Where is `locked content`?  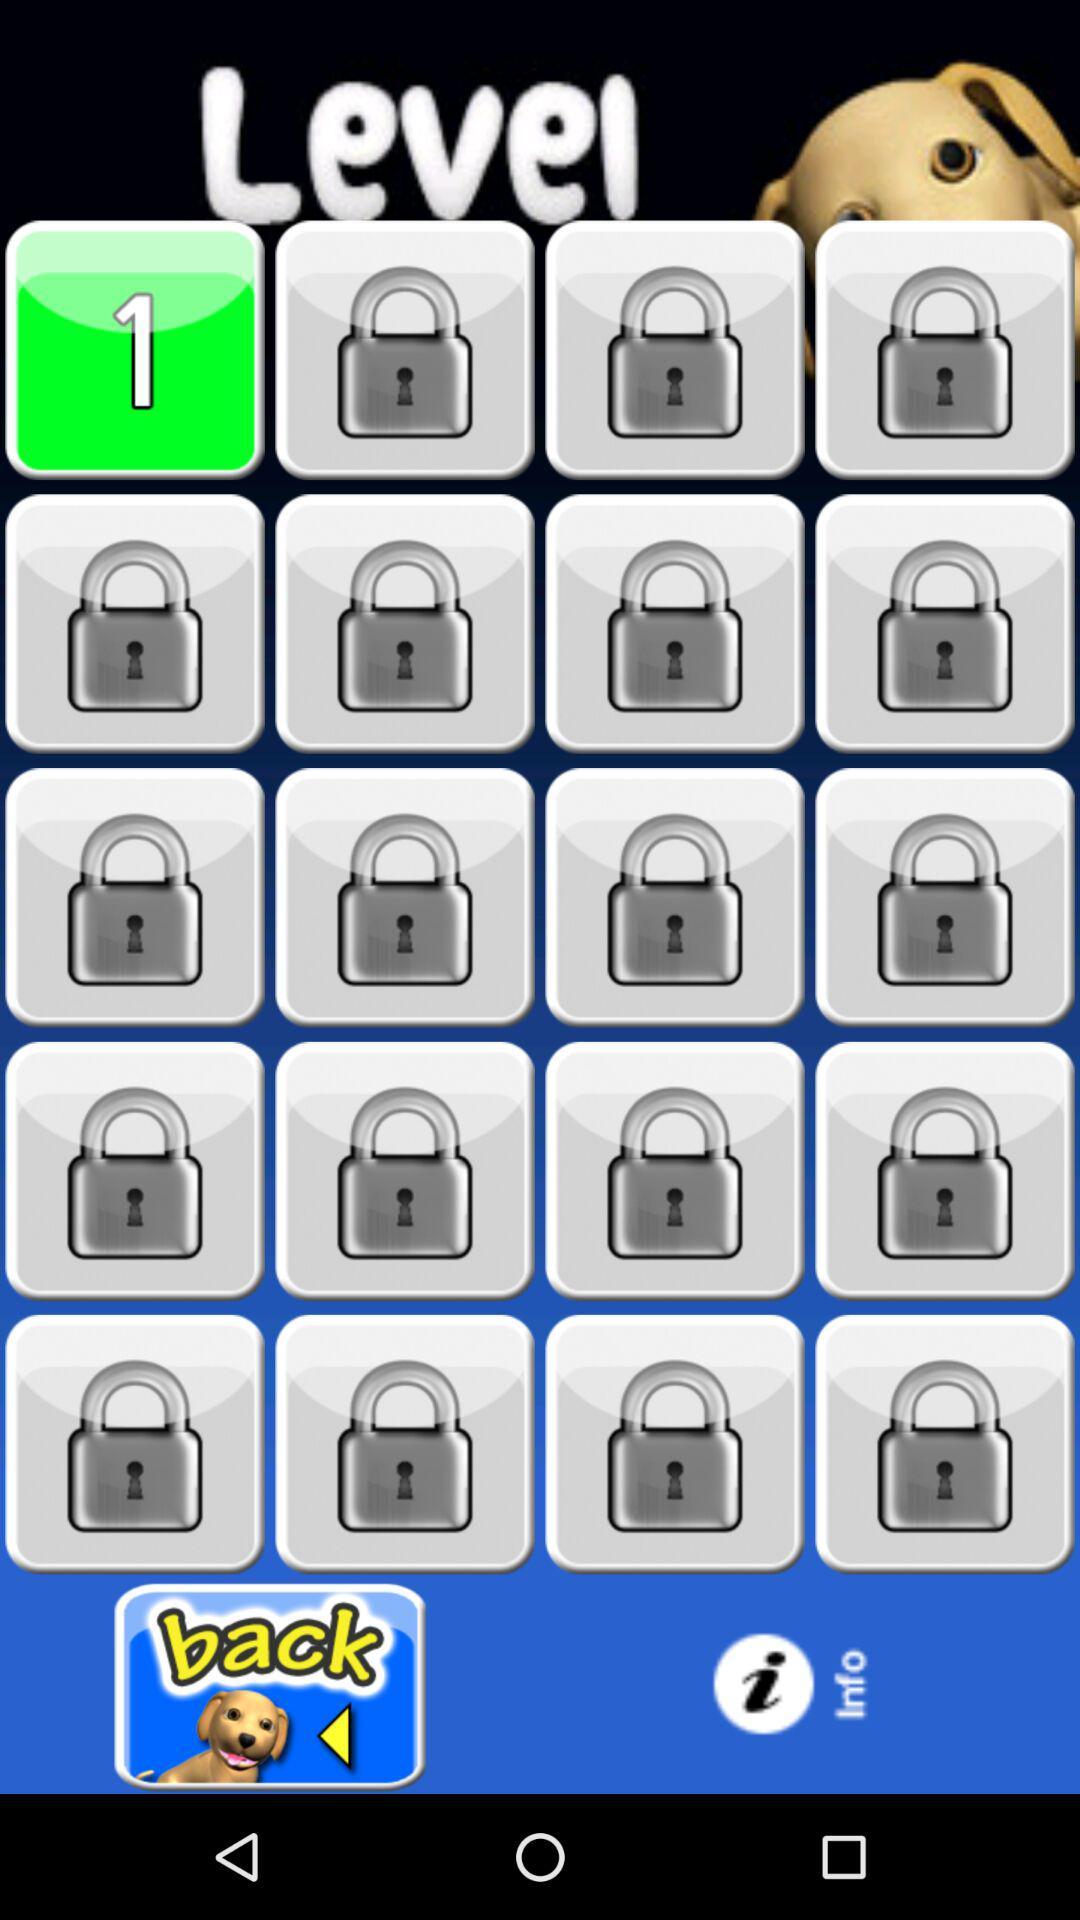 locked content is located at coordinates (945, 897).